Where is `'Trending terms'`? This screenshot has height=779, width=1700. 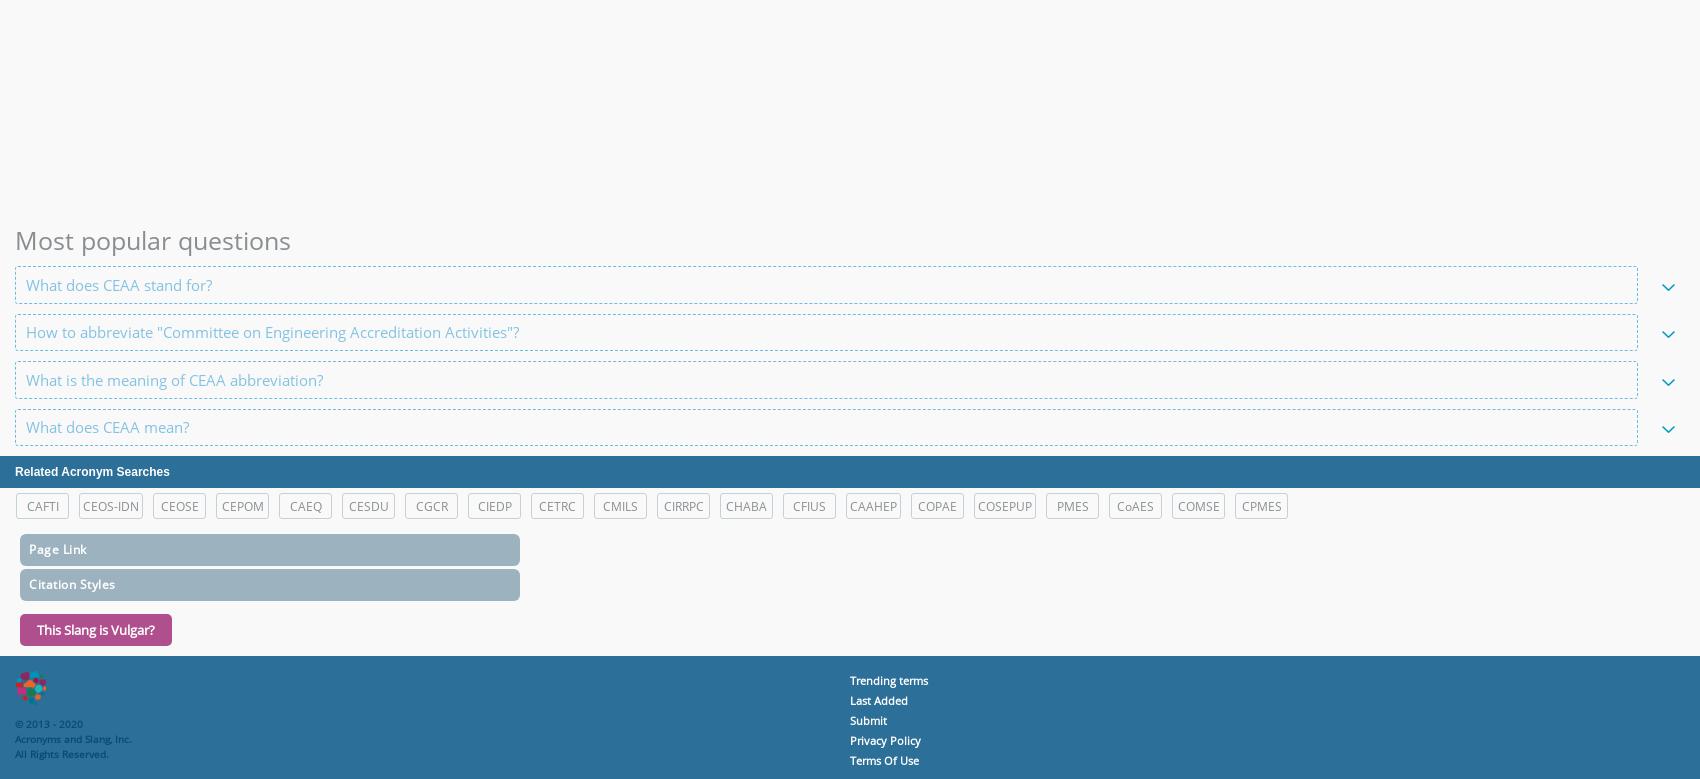 'Trending terms' is located at coordinates (888, 680).